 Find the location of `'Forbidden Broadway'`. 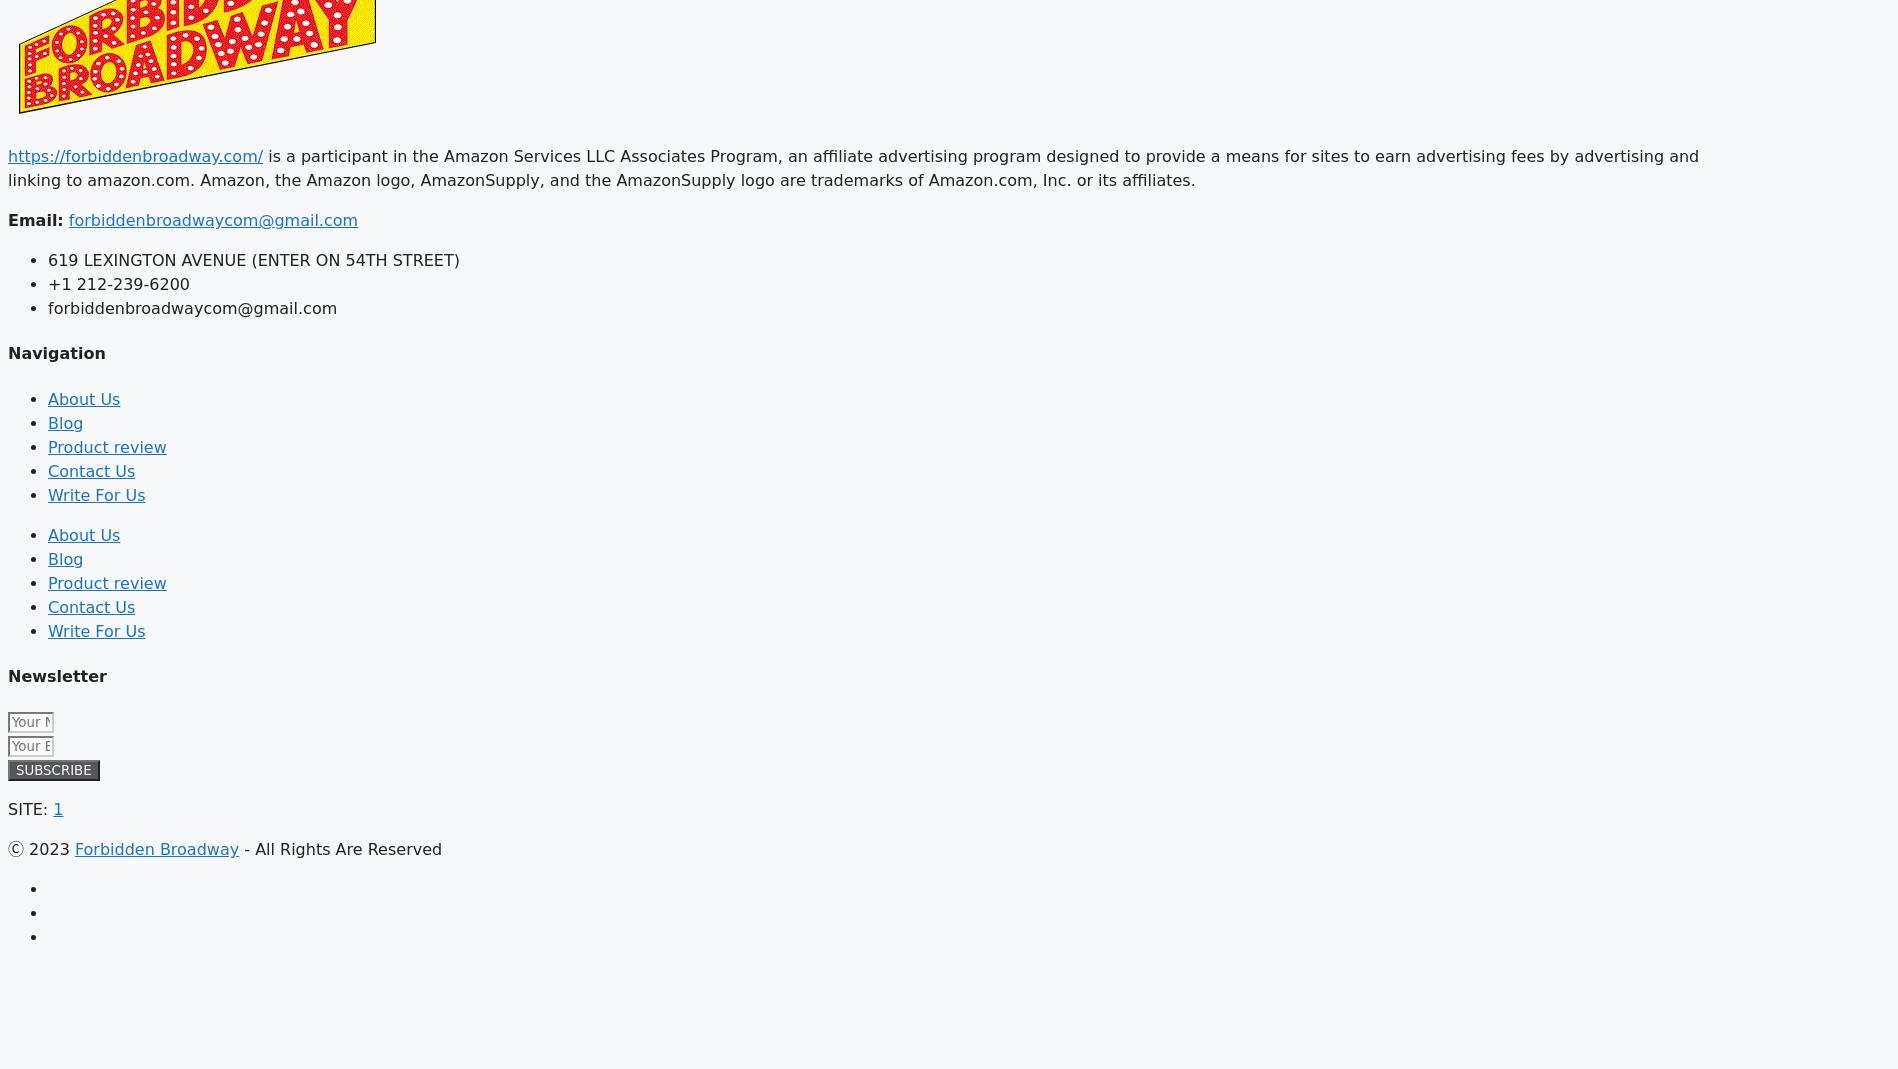

'Forbidden Broadway' is located at coordinates (156, 849).